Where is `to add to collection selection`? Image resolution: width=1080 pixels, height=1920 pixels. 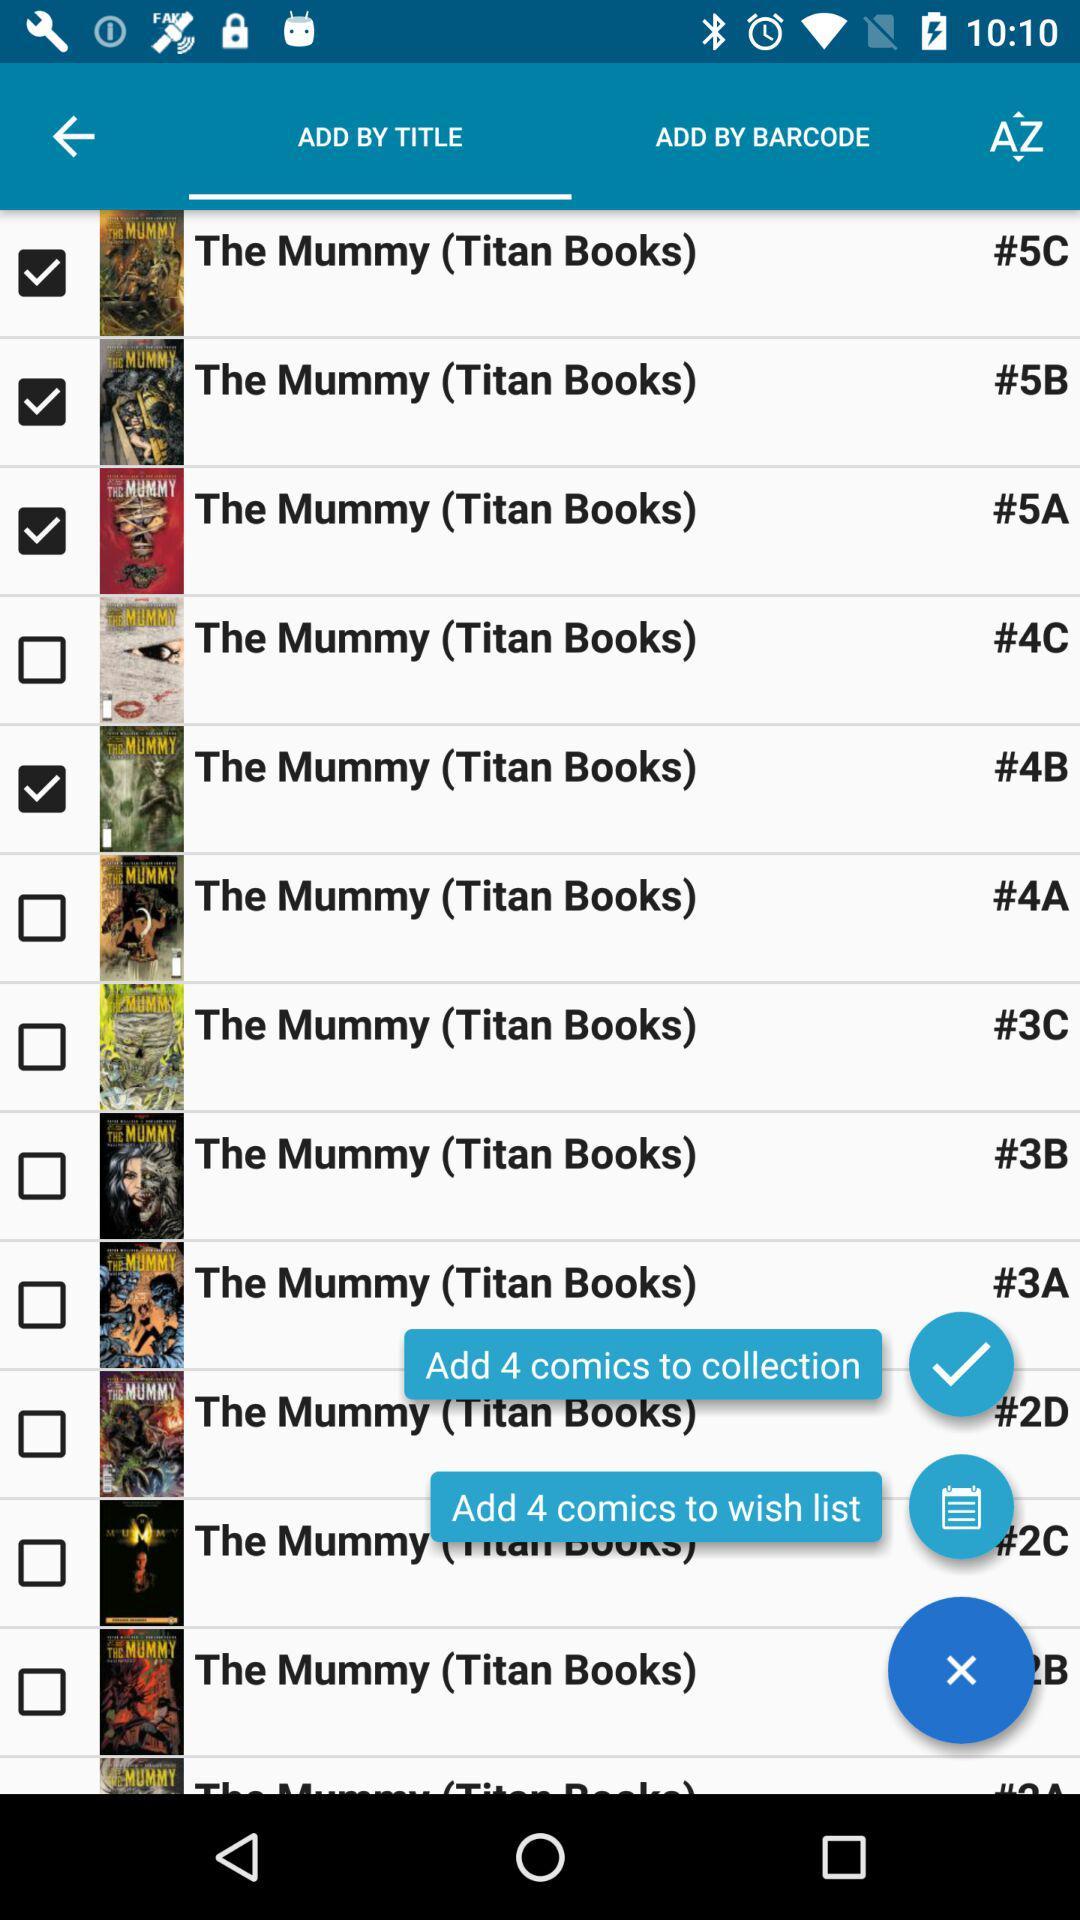 to add to collection selection is located at coordinates (140, 1045).